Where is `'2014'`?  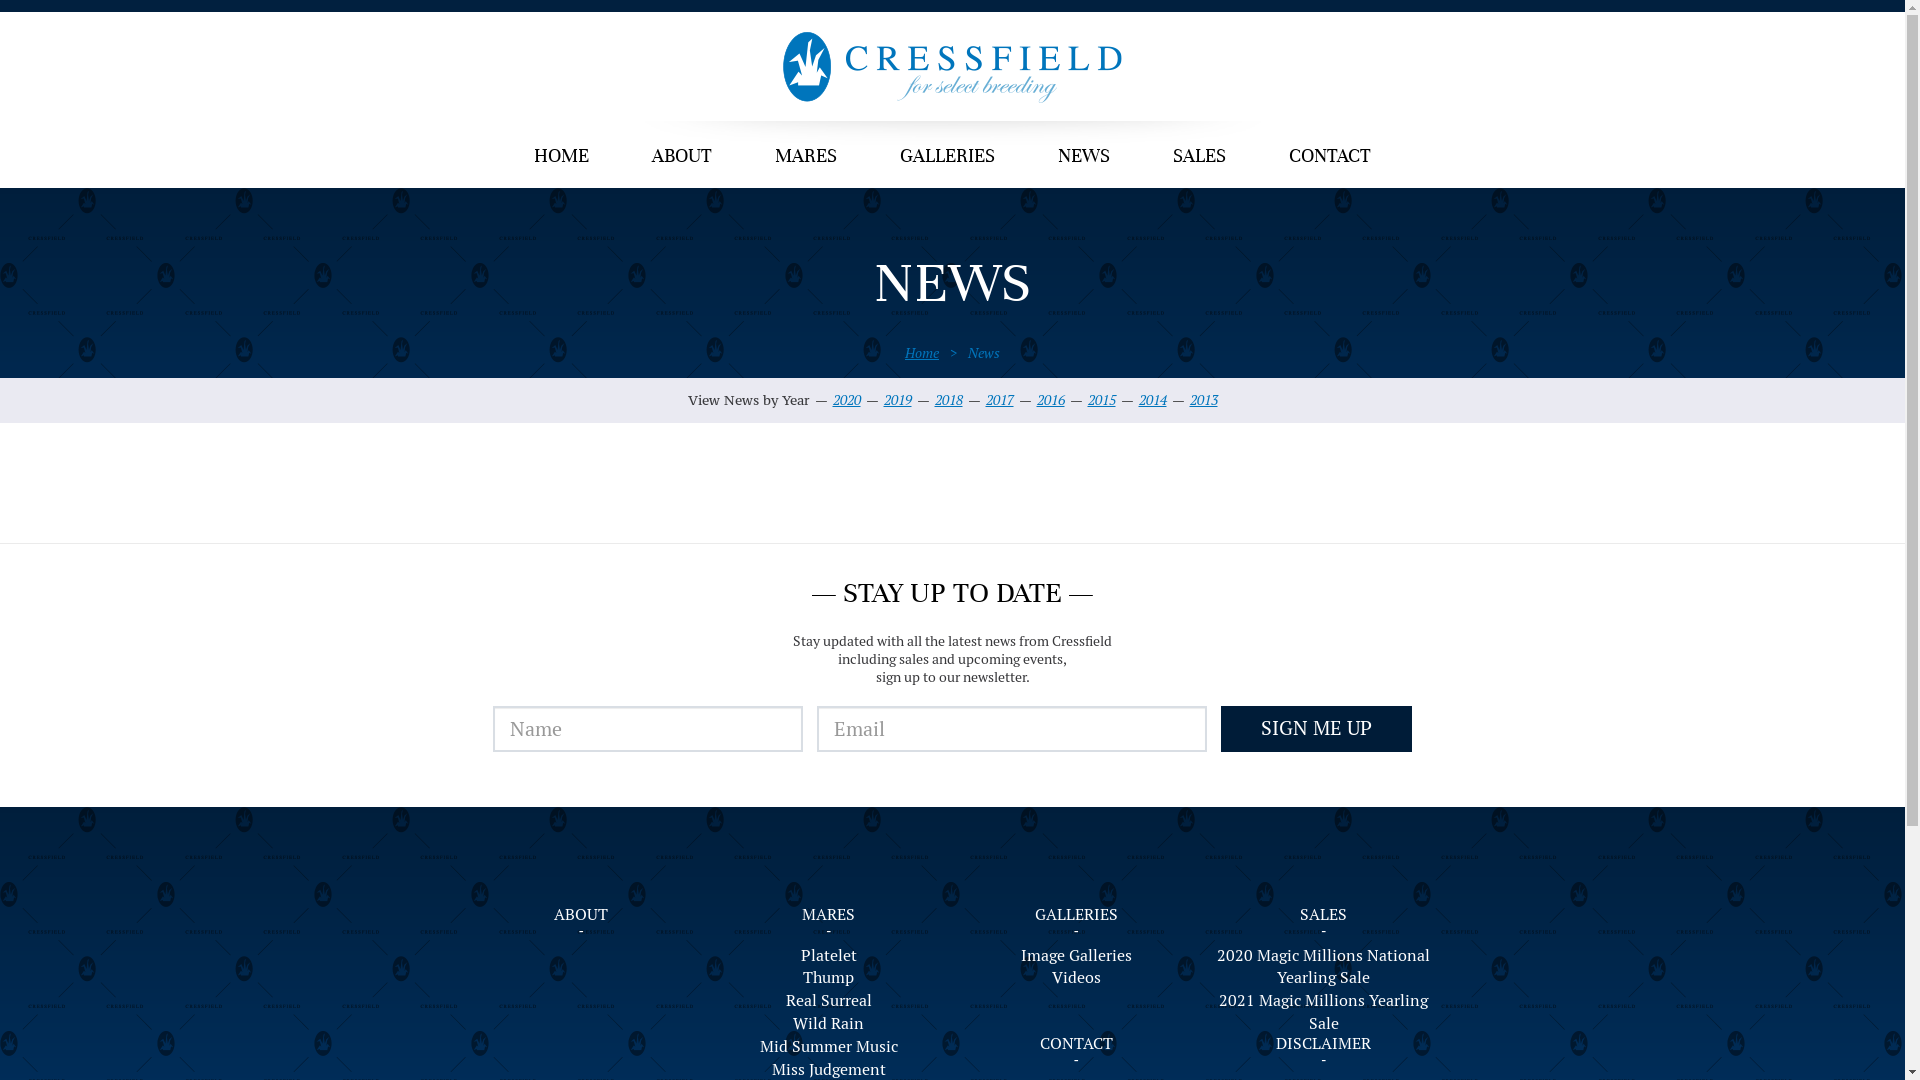 '2014' is located at coordinates (1152, 400).